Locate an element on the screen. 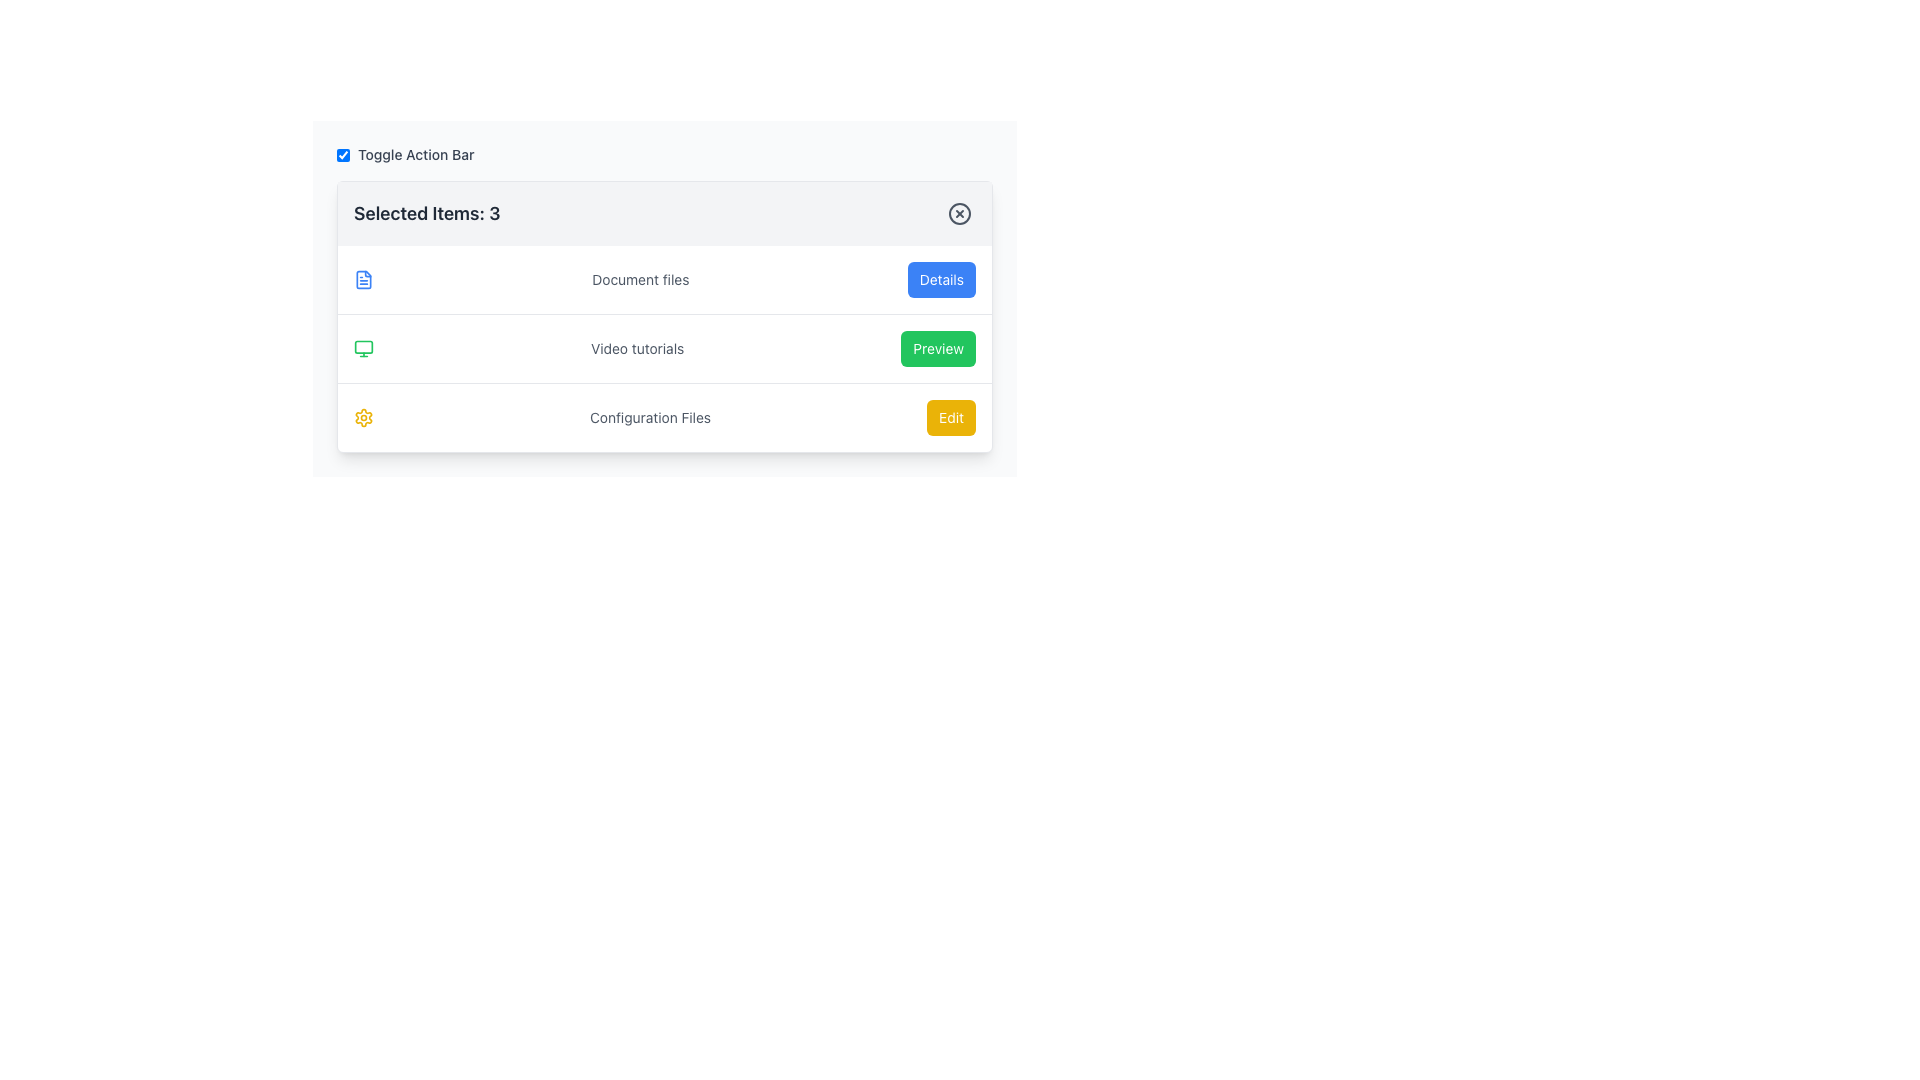 The height and width of the screenshot is (1080, 1920). the icon associated with the 'Document files' listed item in the 'Selected Items' box, located at the top-left corner of the list is located at coordinates (364, 280).